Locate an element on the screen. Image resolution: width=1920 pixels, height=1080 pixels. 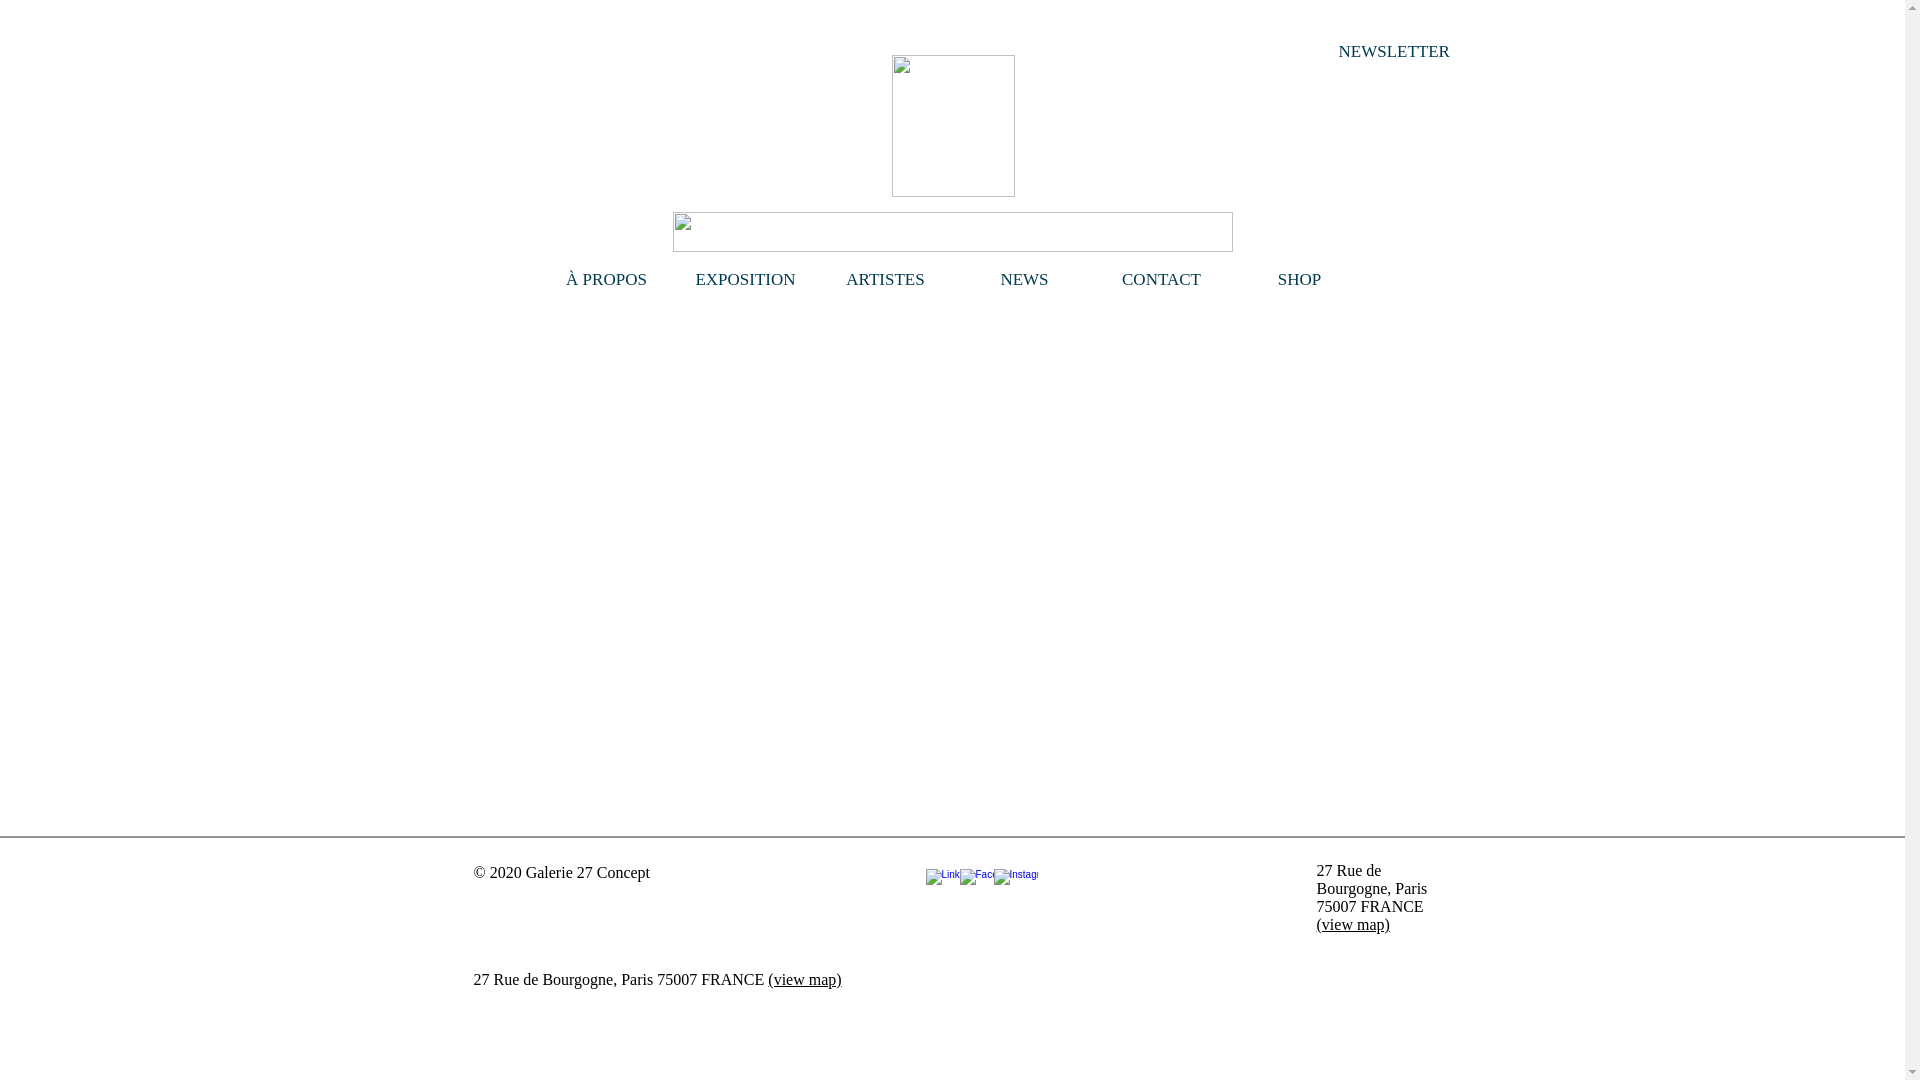
'SHOP' is located at coordinates (1300, 280).